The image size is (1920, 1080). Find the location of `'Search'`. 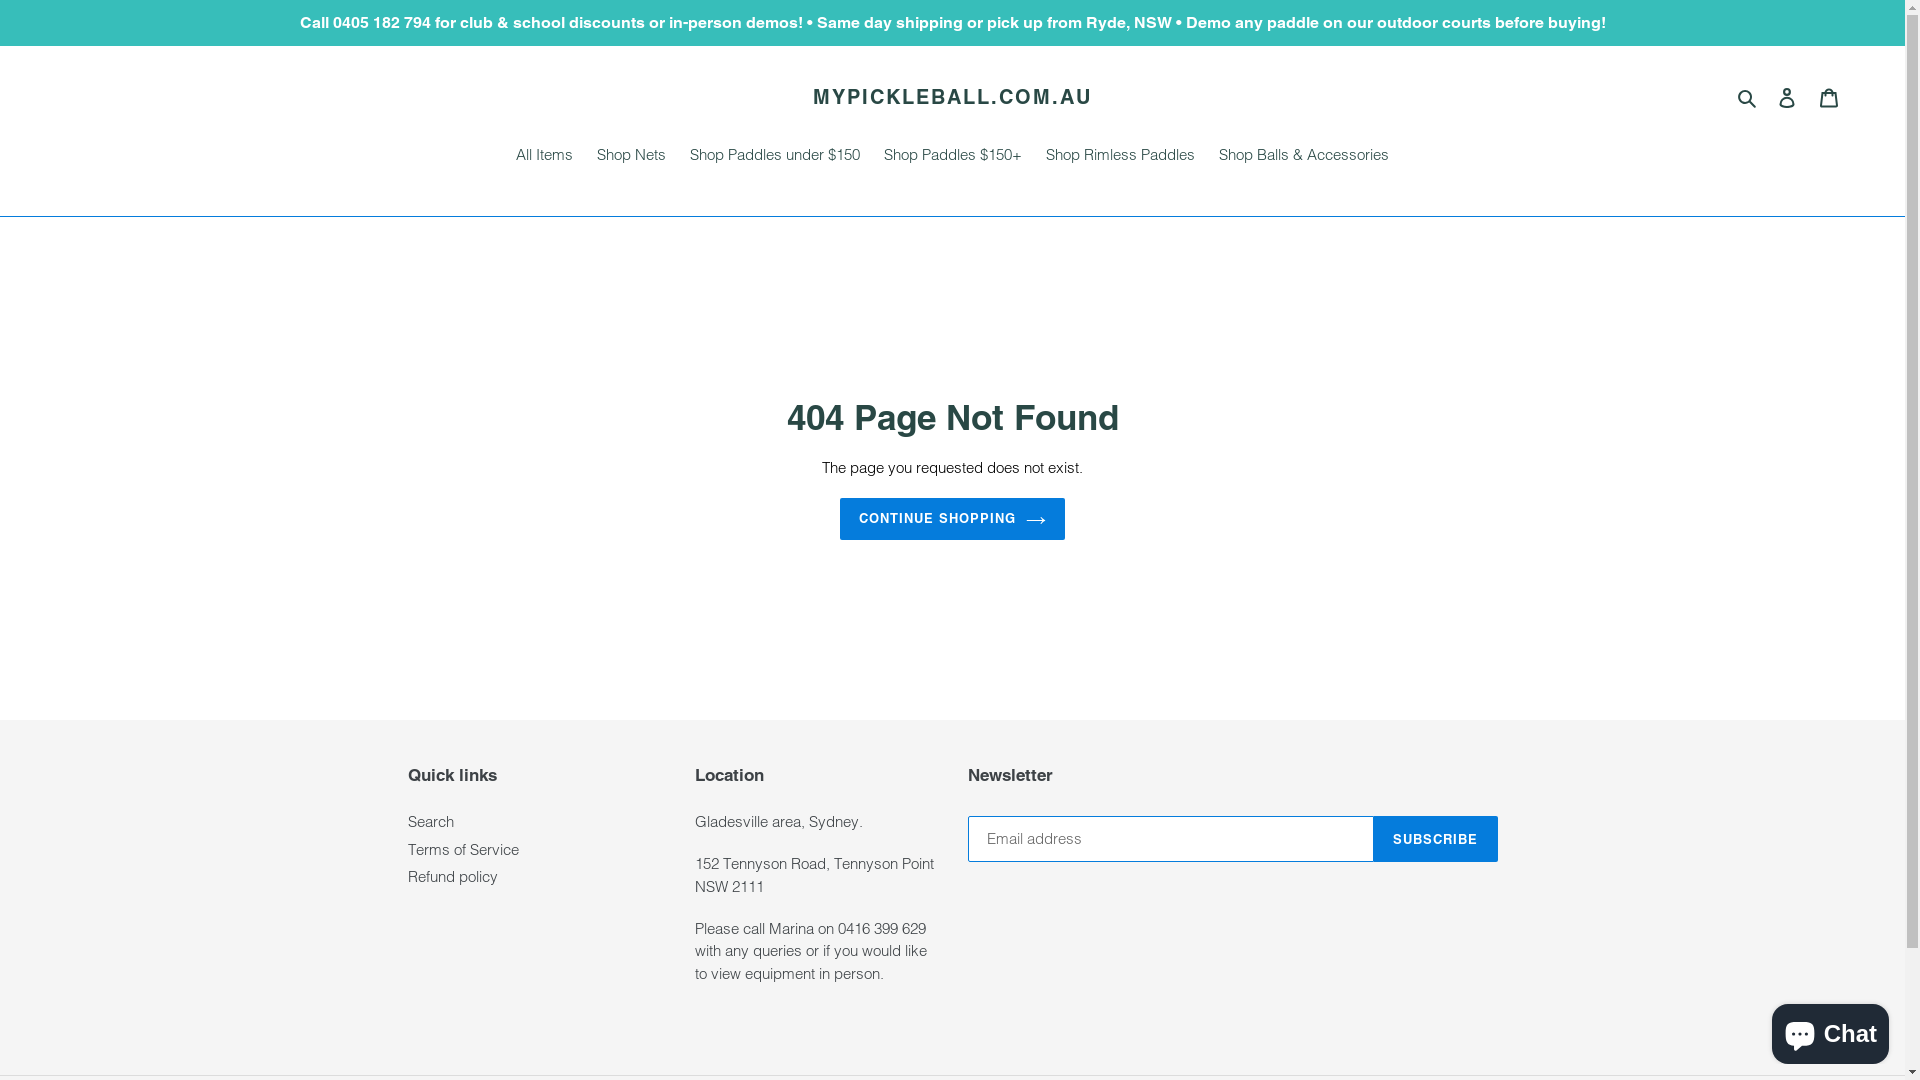

'Search' is located at coordinates (407, 821).